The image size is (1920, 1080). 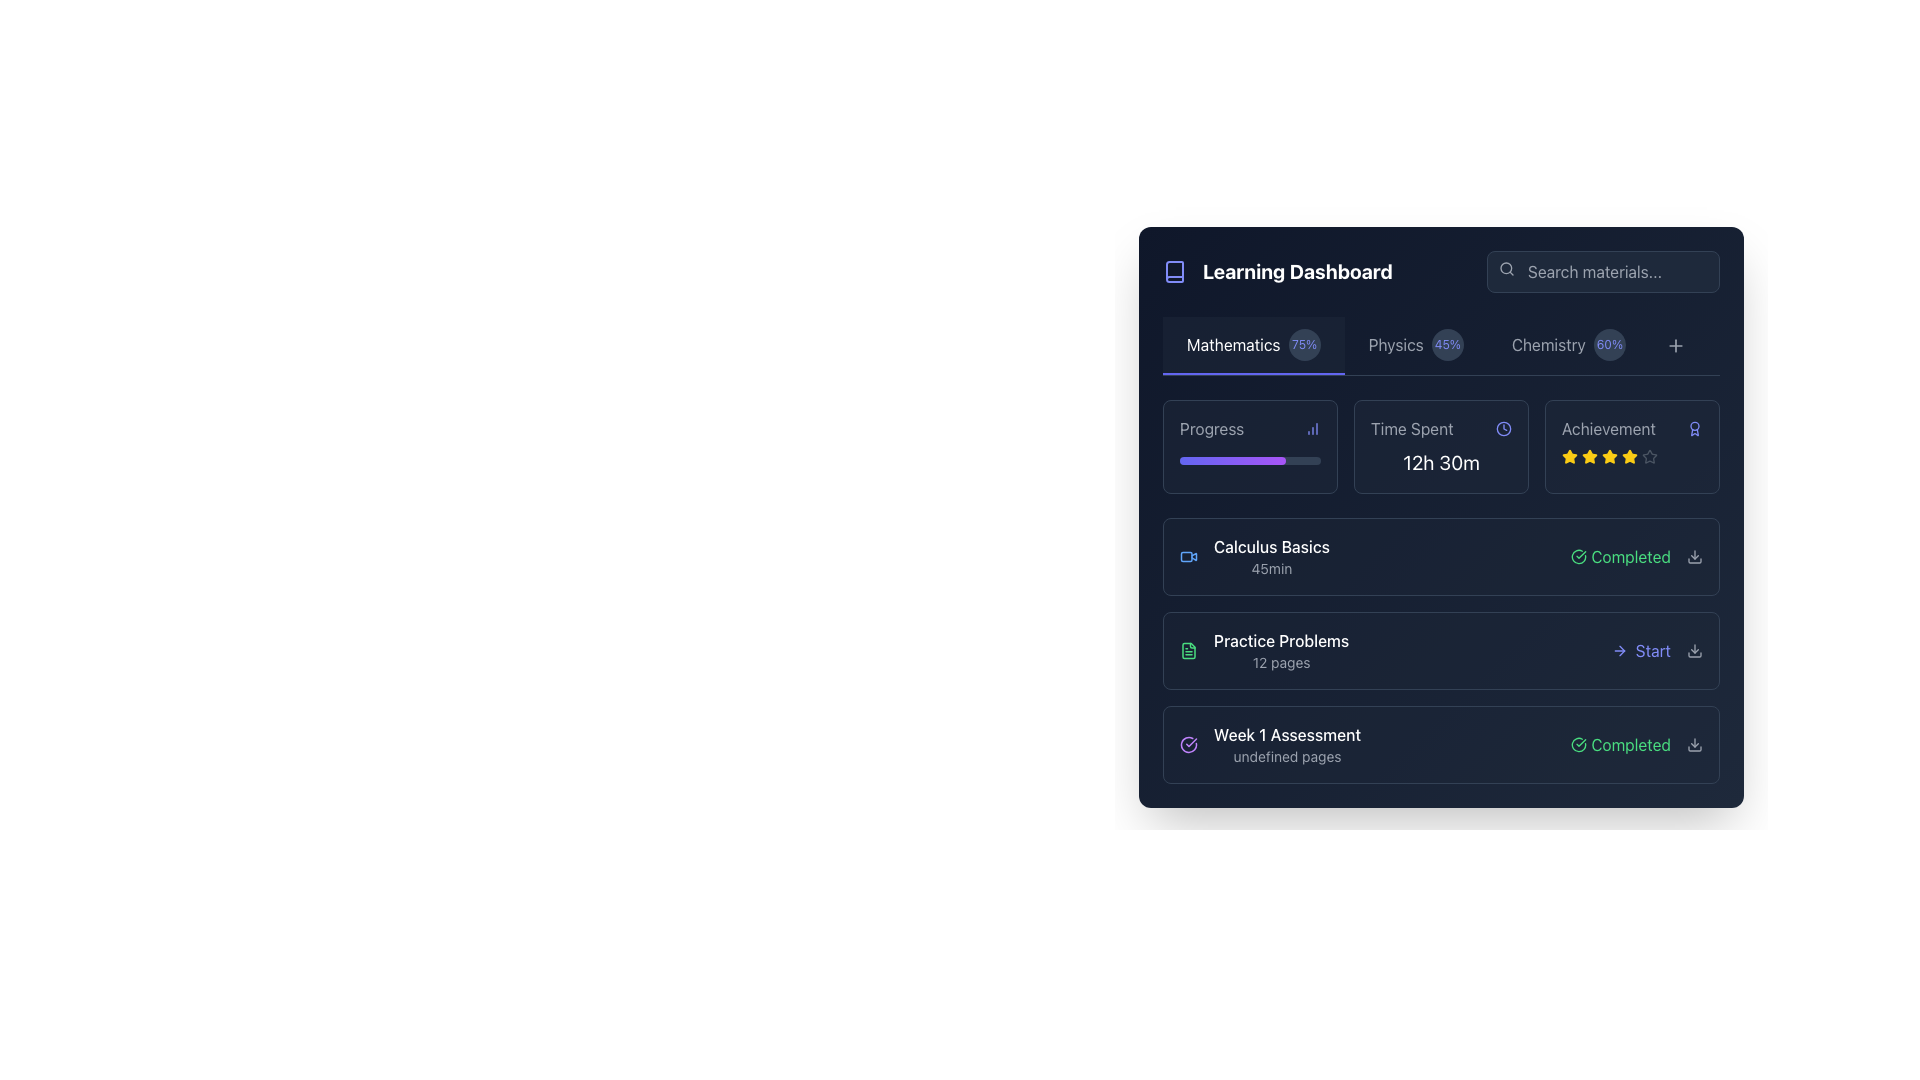 I want to click on the Progress bar element located in the 'Progress' section of the 'Learning Dashboard', which visually represents the user's progress or completion rate, so click(x=1249, y=461).